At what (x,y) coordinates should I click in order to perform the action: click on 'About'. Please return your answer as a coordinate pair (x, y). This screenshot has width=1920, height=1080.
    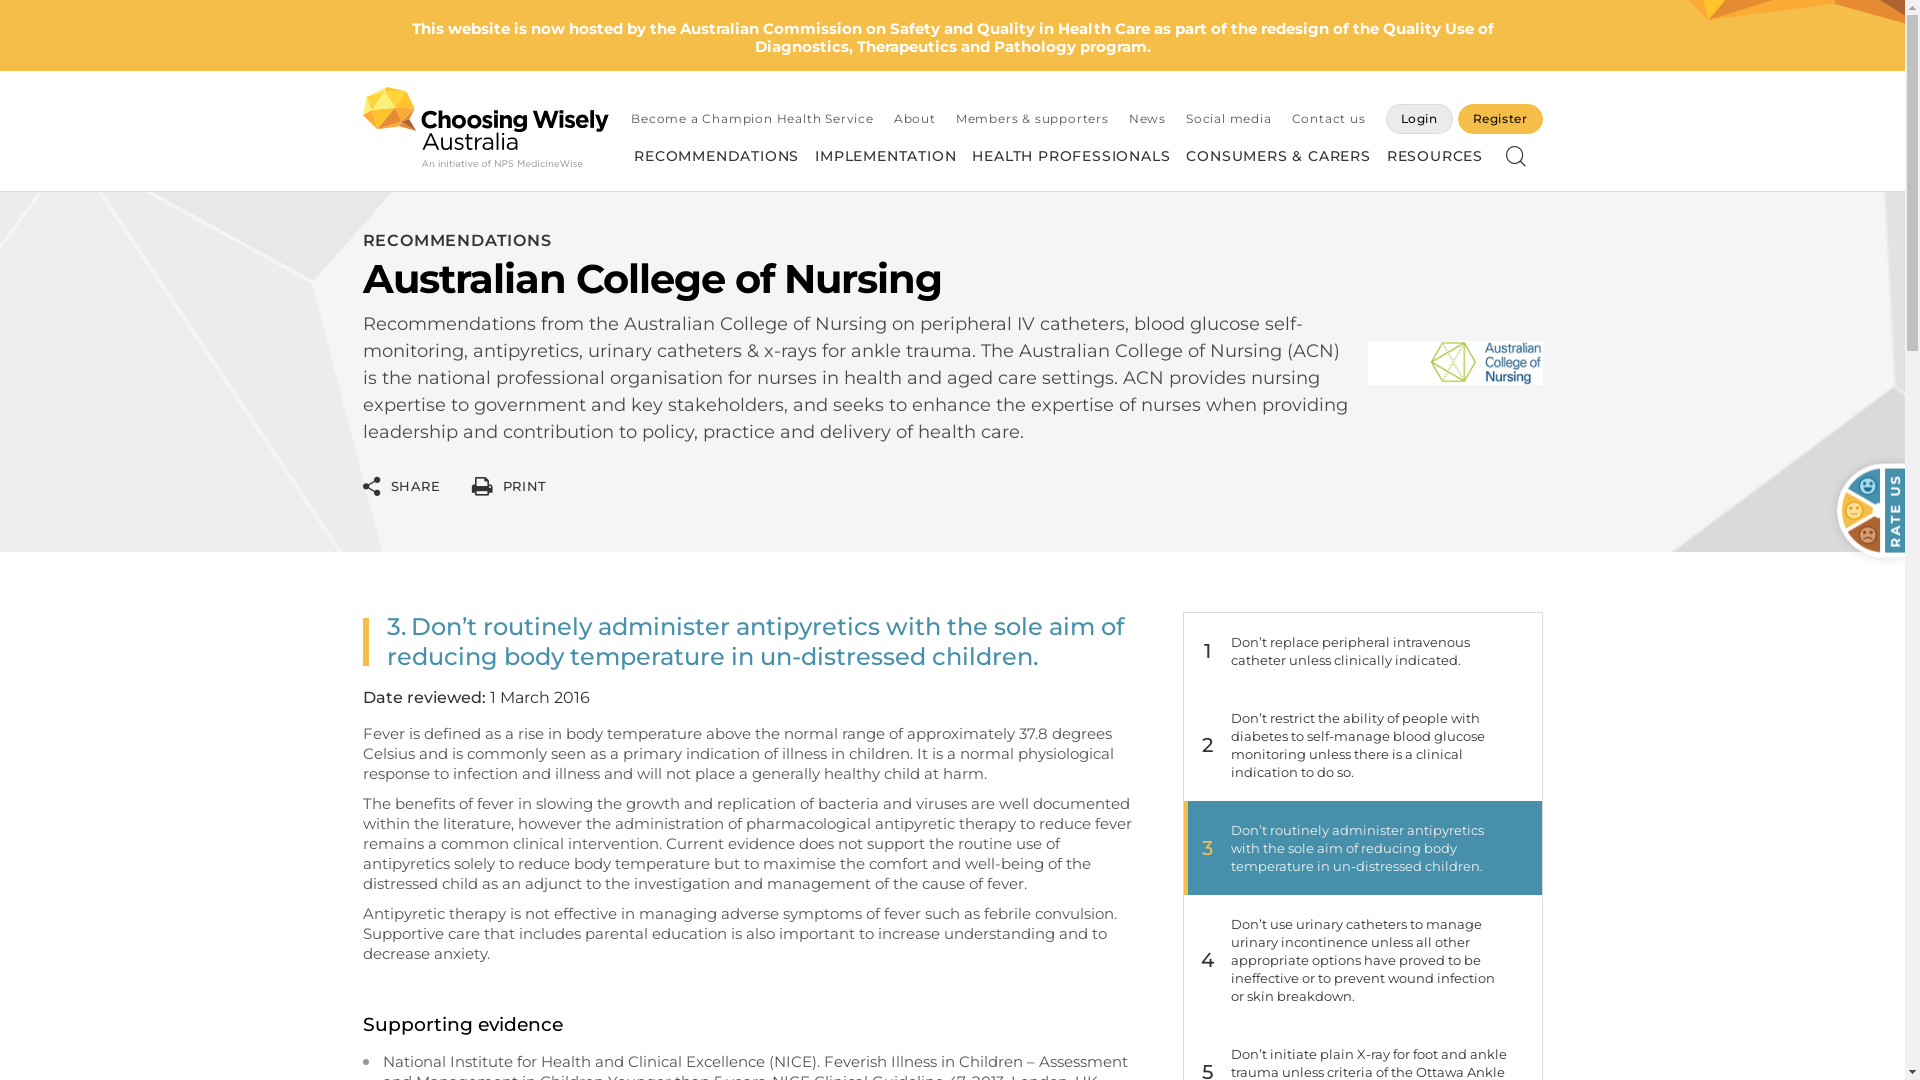
    Looking at the image, I should click on (914, 118).